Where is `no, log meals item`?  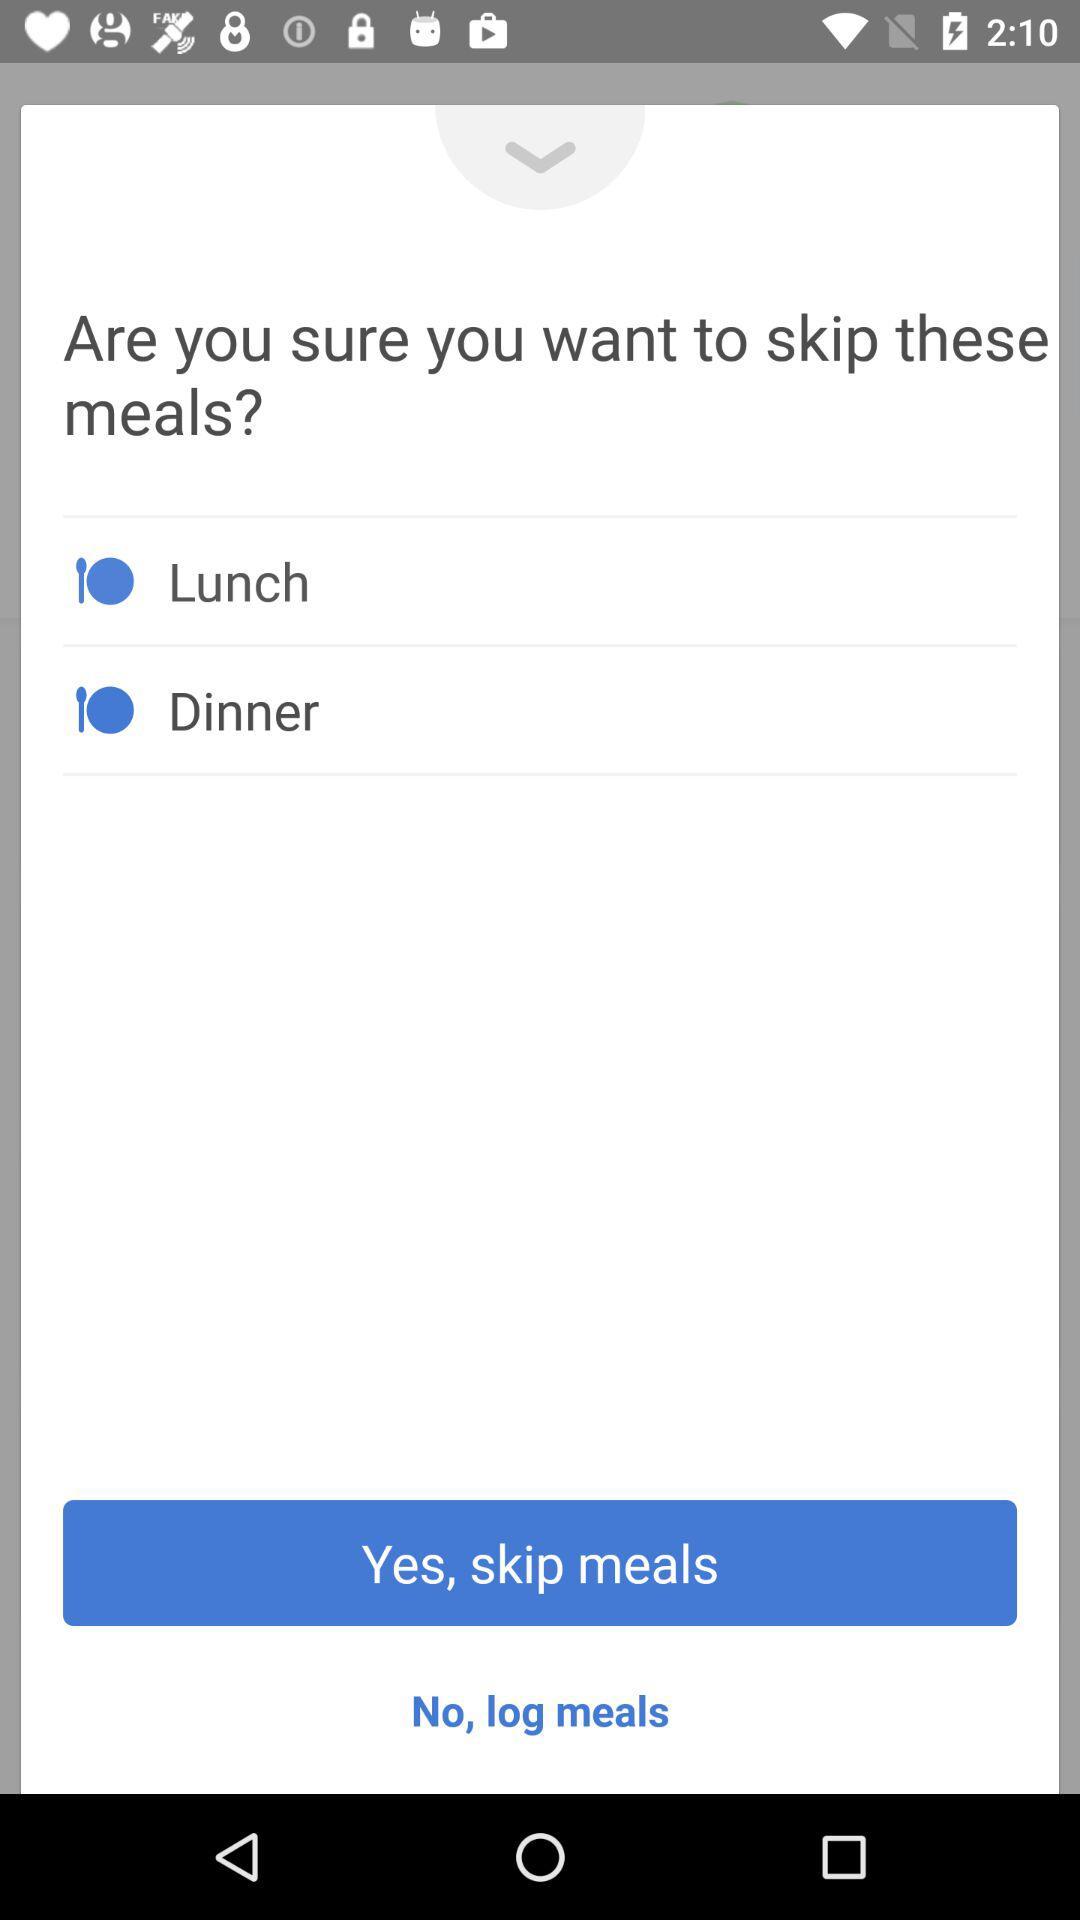 no, log meals item is located at coordinates (540, 1708).